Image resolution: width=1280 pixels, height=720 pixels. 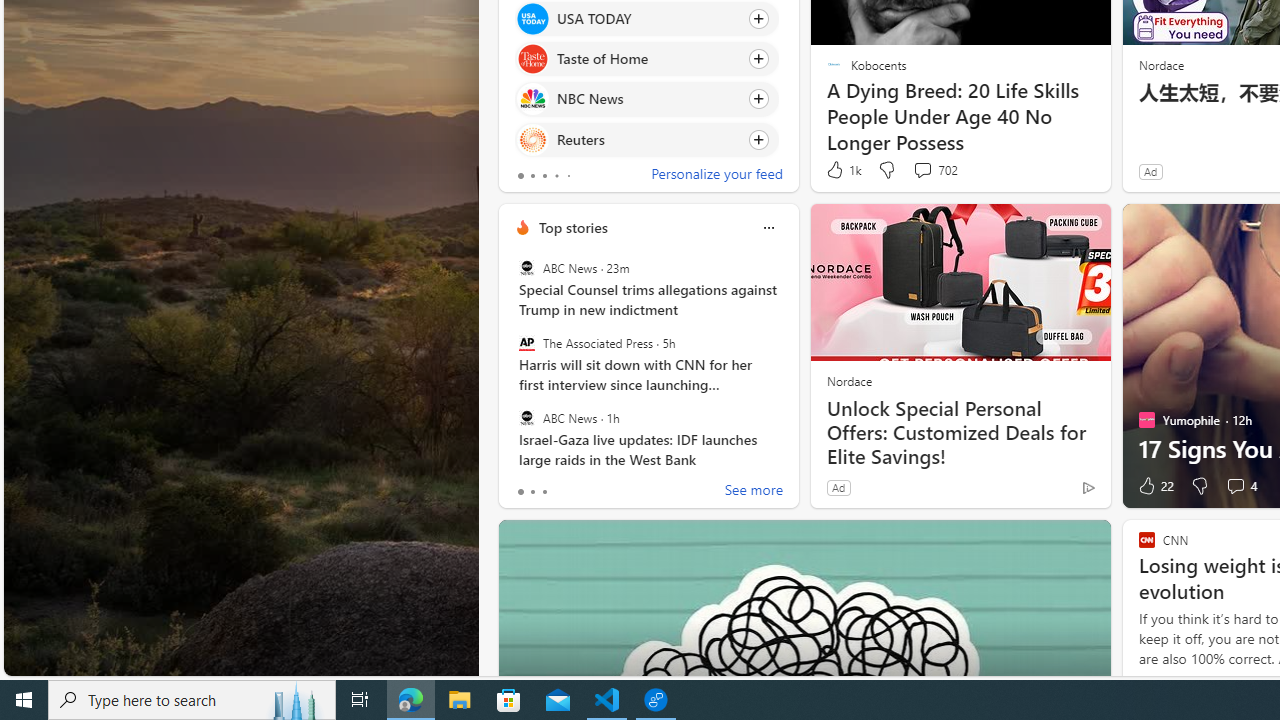 I want to click on 'Click to follow source Taste of Home', so click(x=647, y=58).